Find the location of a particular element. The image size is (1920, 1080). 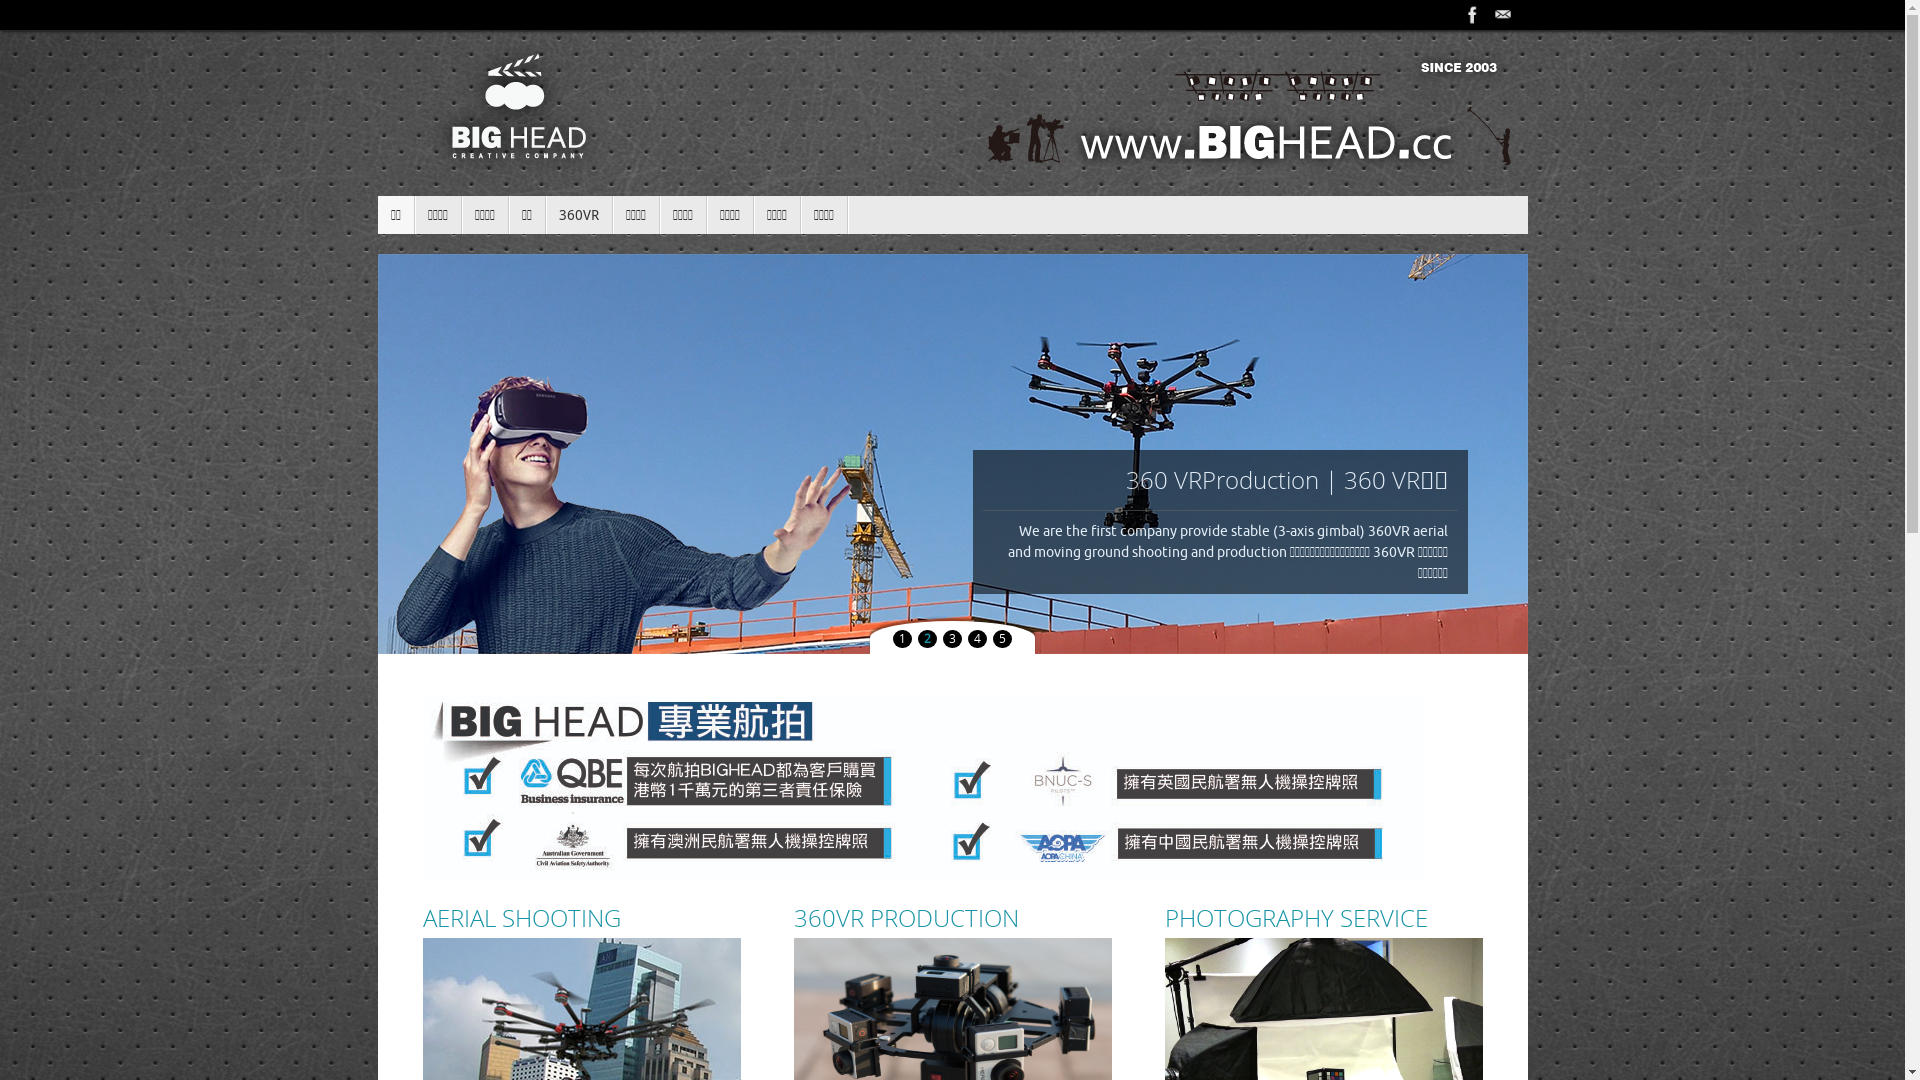

'360VR PRODUCTION' is located at coordinates (952, 918).